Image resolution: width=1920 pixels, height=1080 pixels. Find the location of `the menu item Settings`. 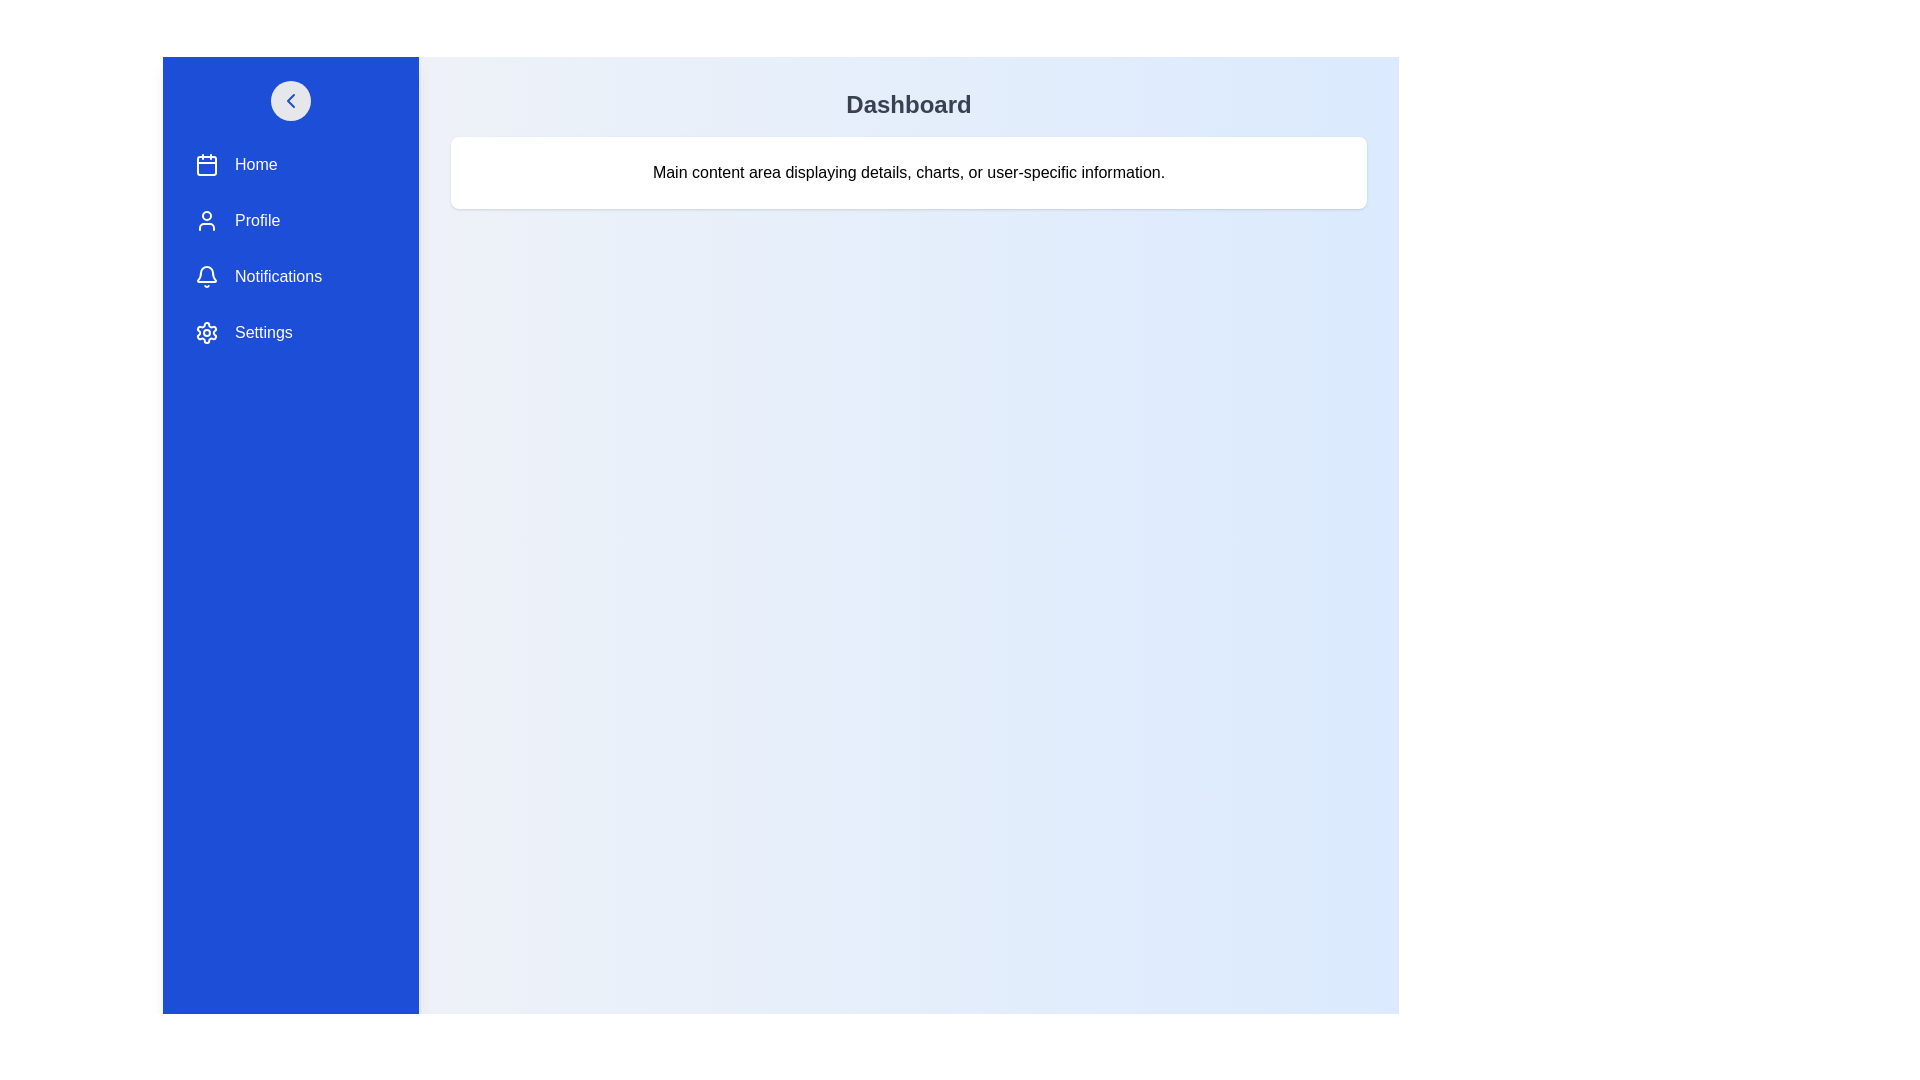

the menu item Settings is located at coordinates (290, 331).